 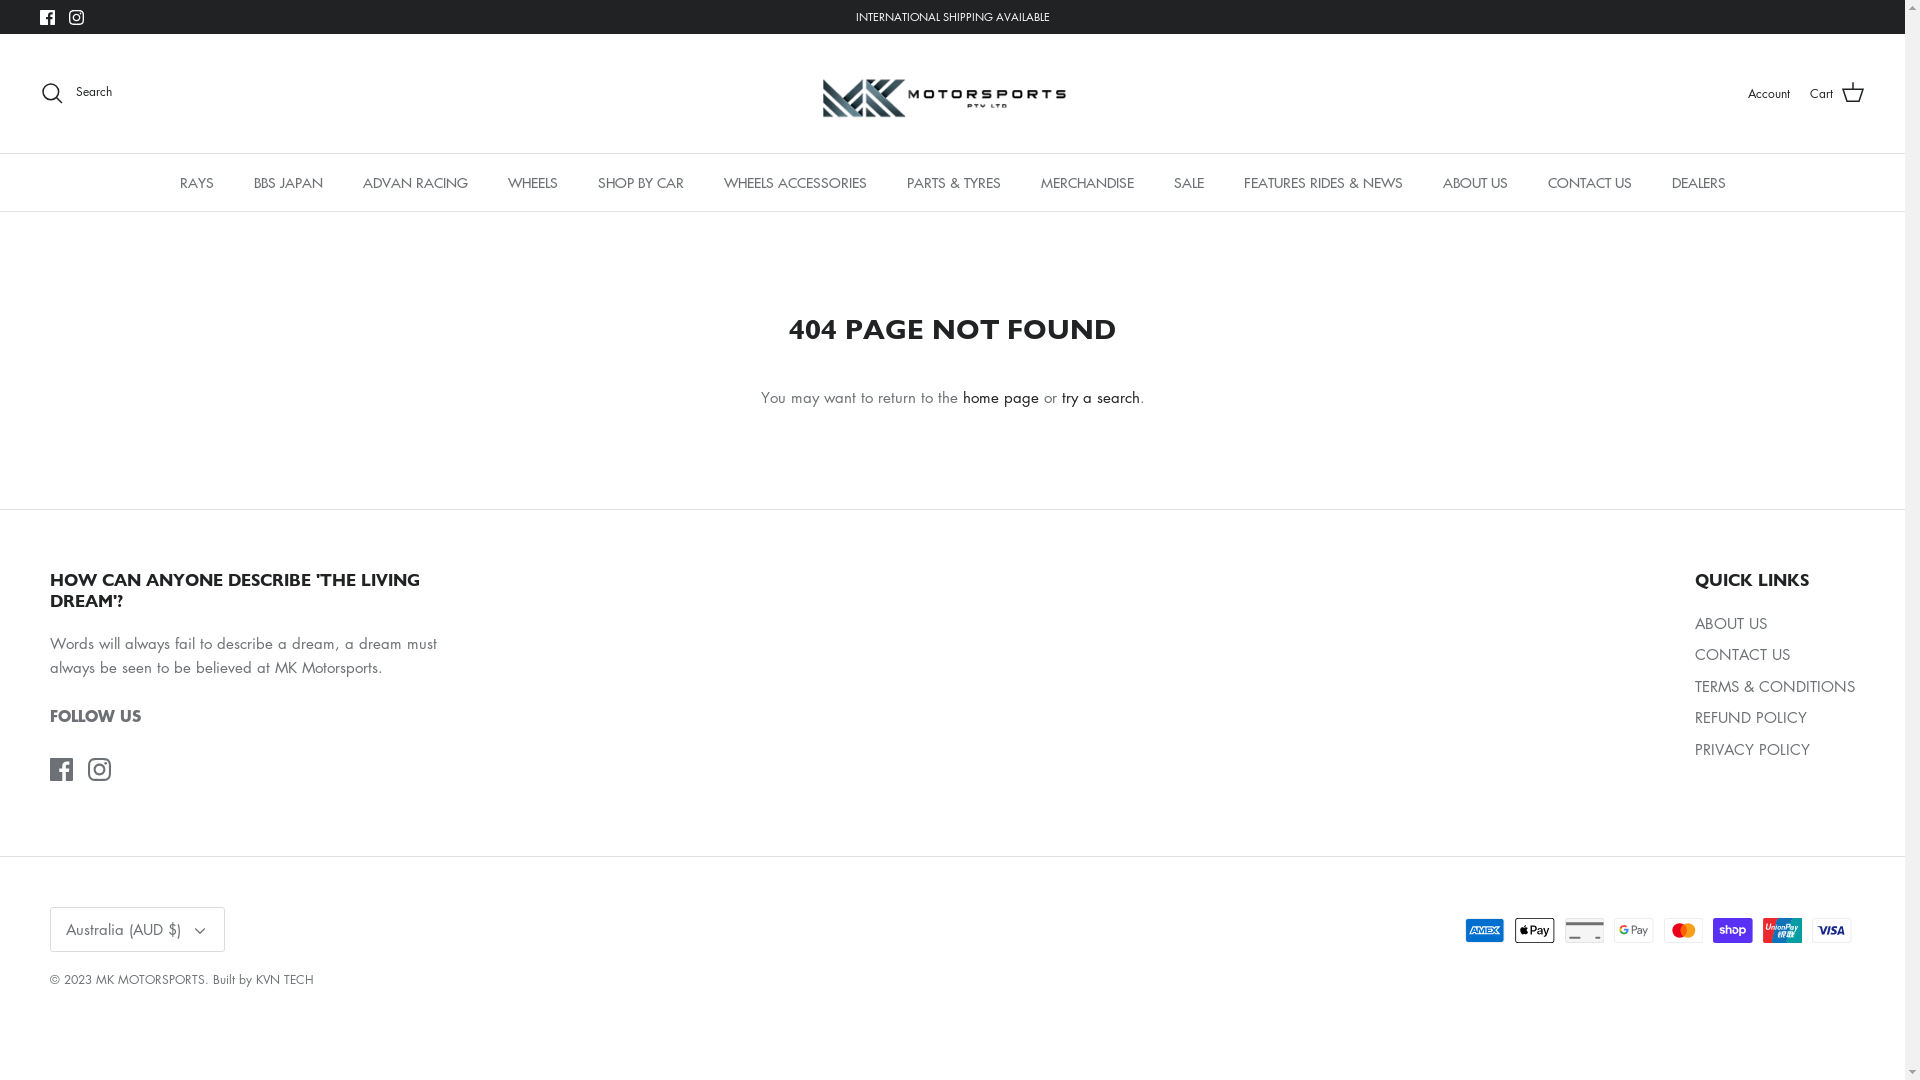 What do you see at coordinates (136, 929) in the screenshot?
I see `'Australia (AUD $)` at bounding box center [136, 929].